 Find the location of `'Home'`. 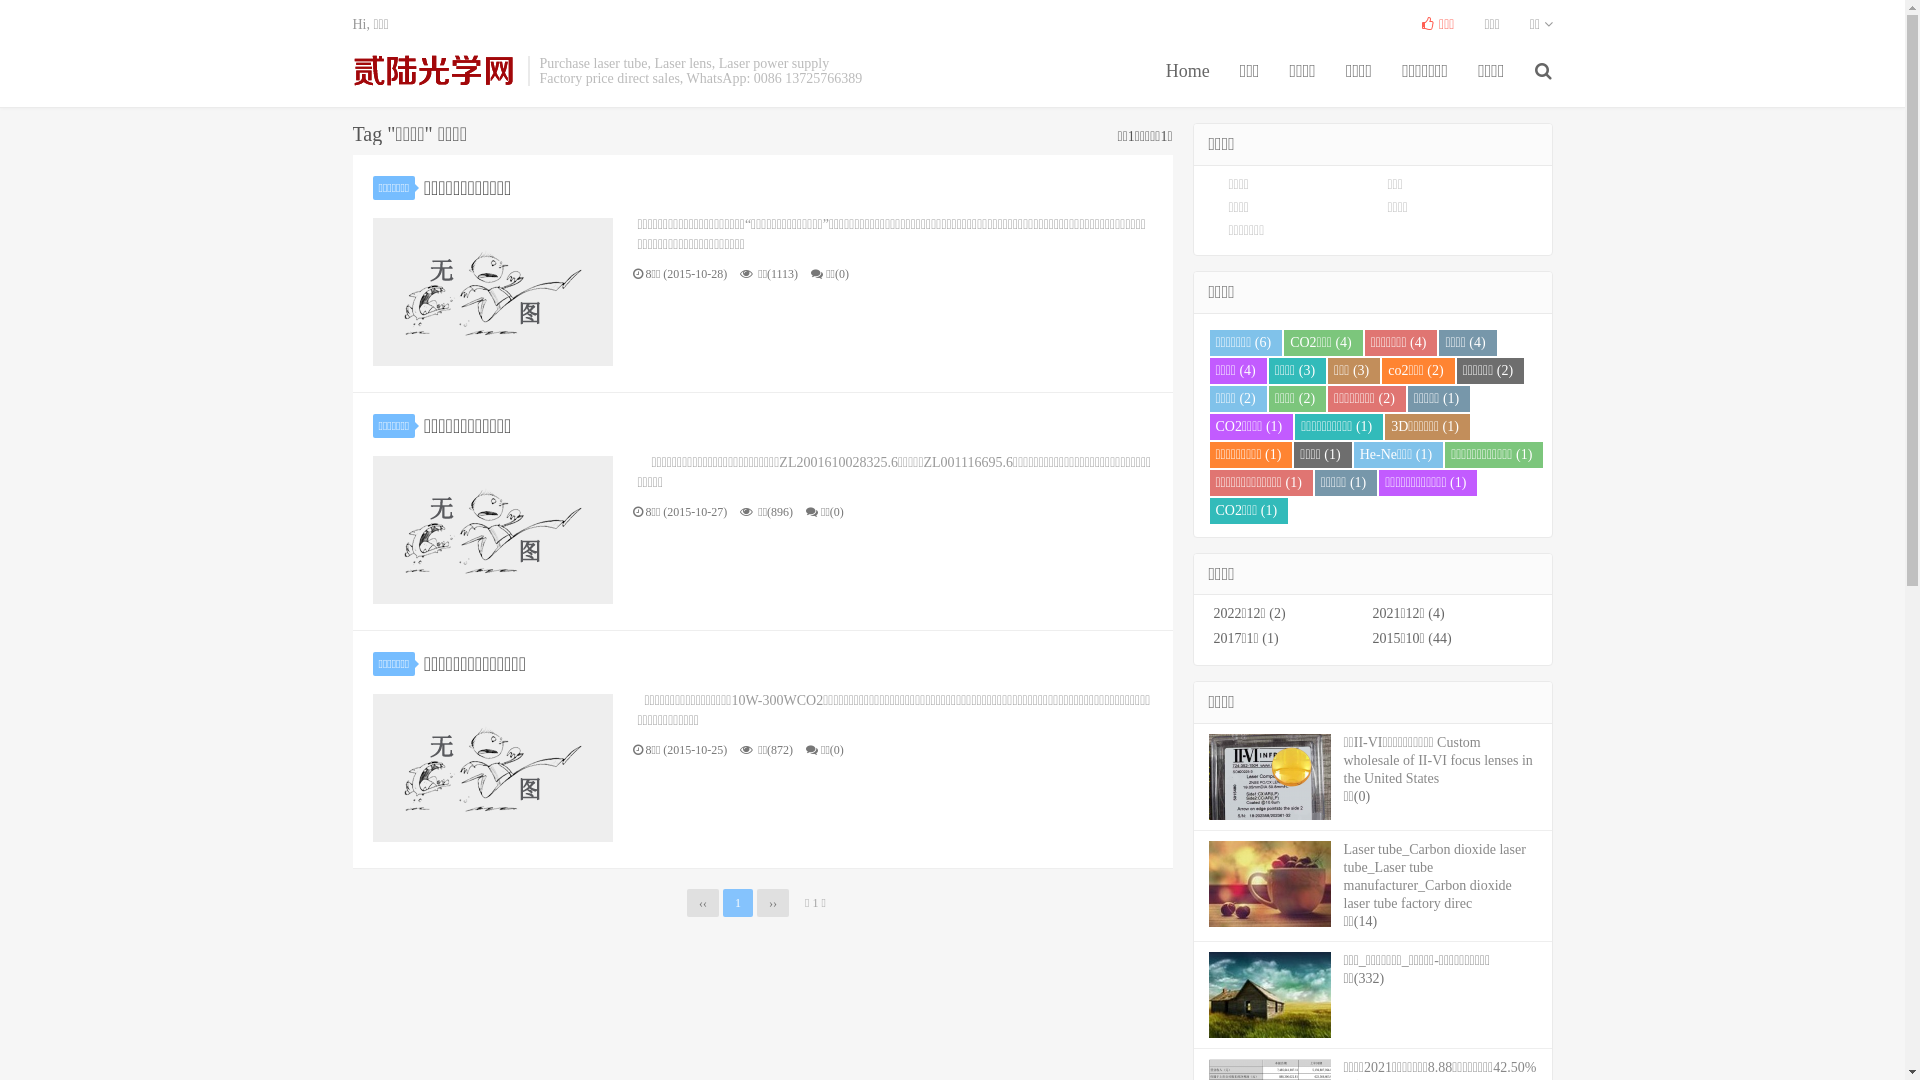

'Home' is located at coordinates (1188, 69).